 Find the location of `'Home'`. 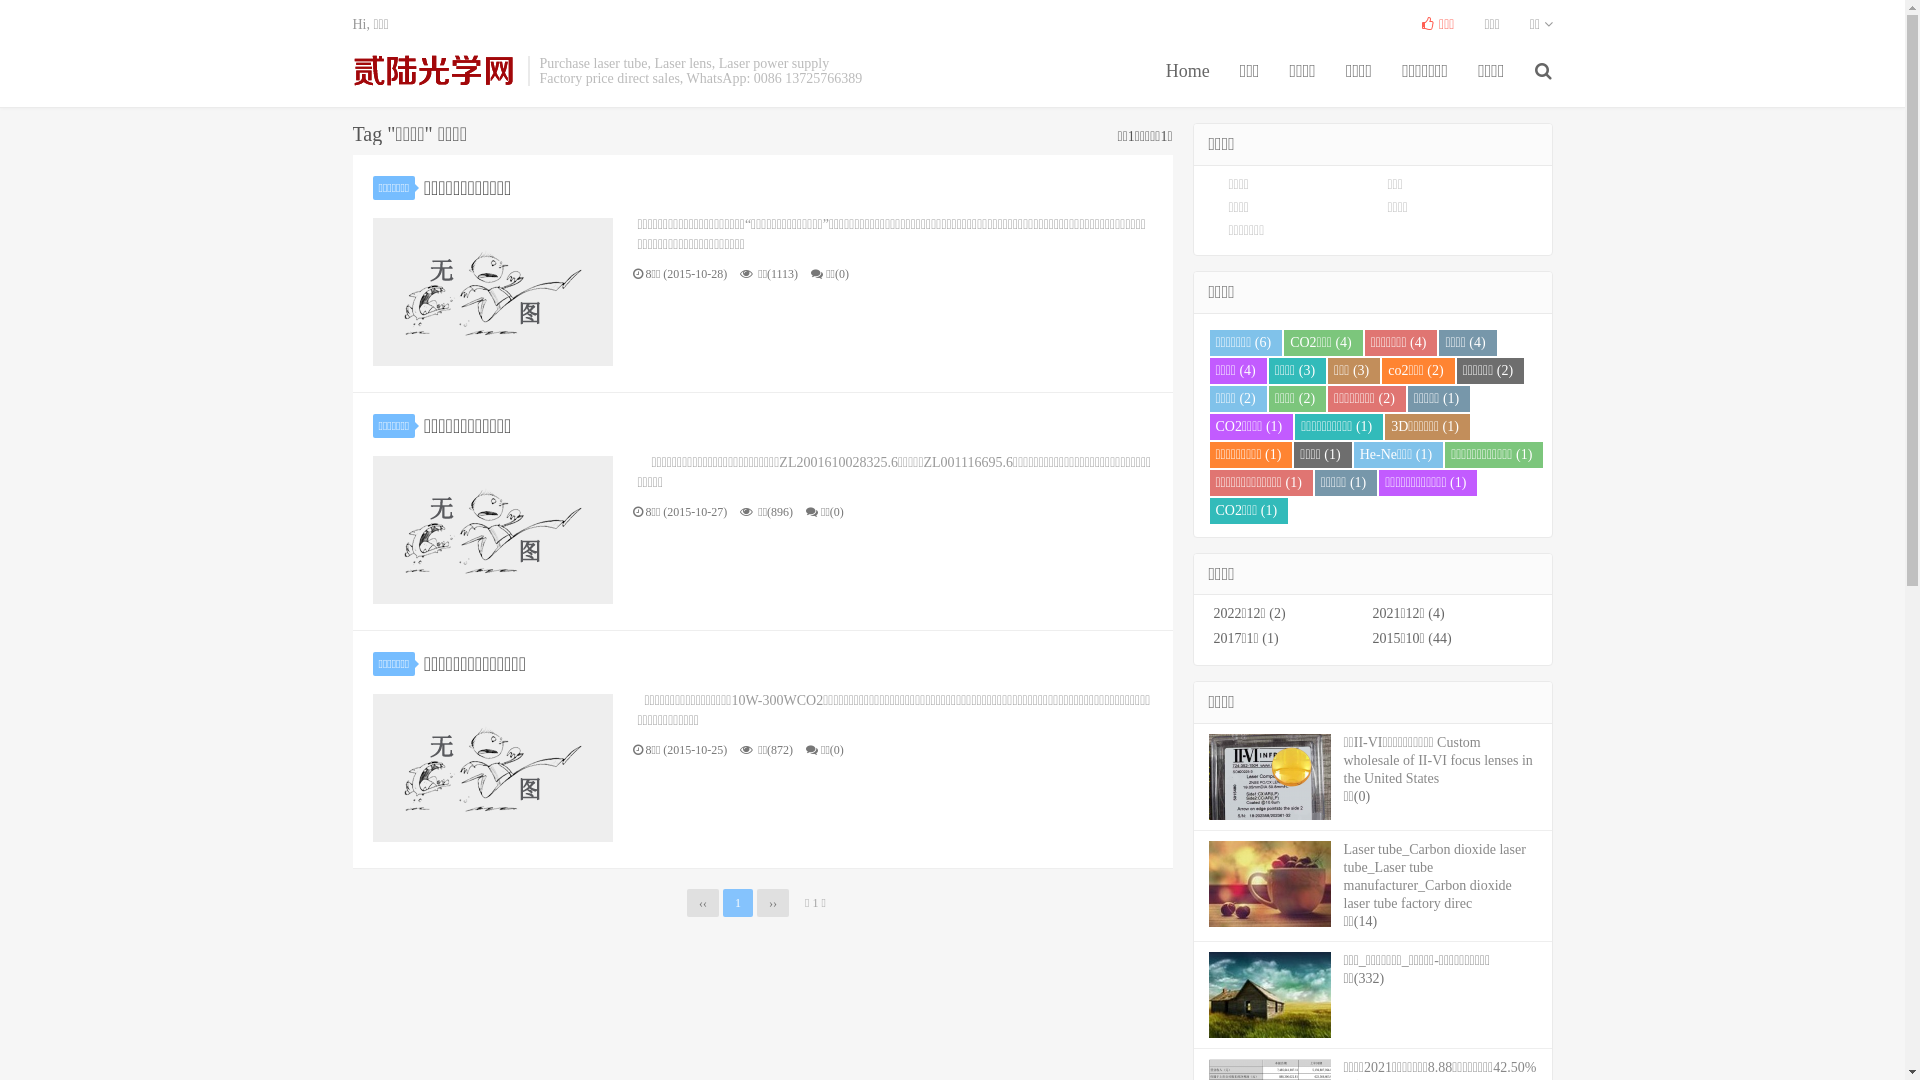

'Home' is located at coordinates (1188, 69).